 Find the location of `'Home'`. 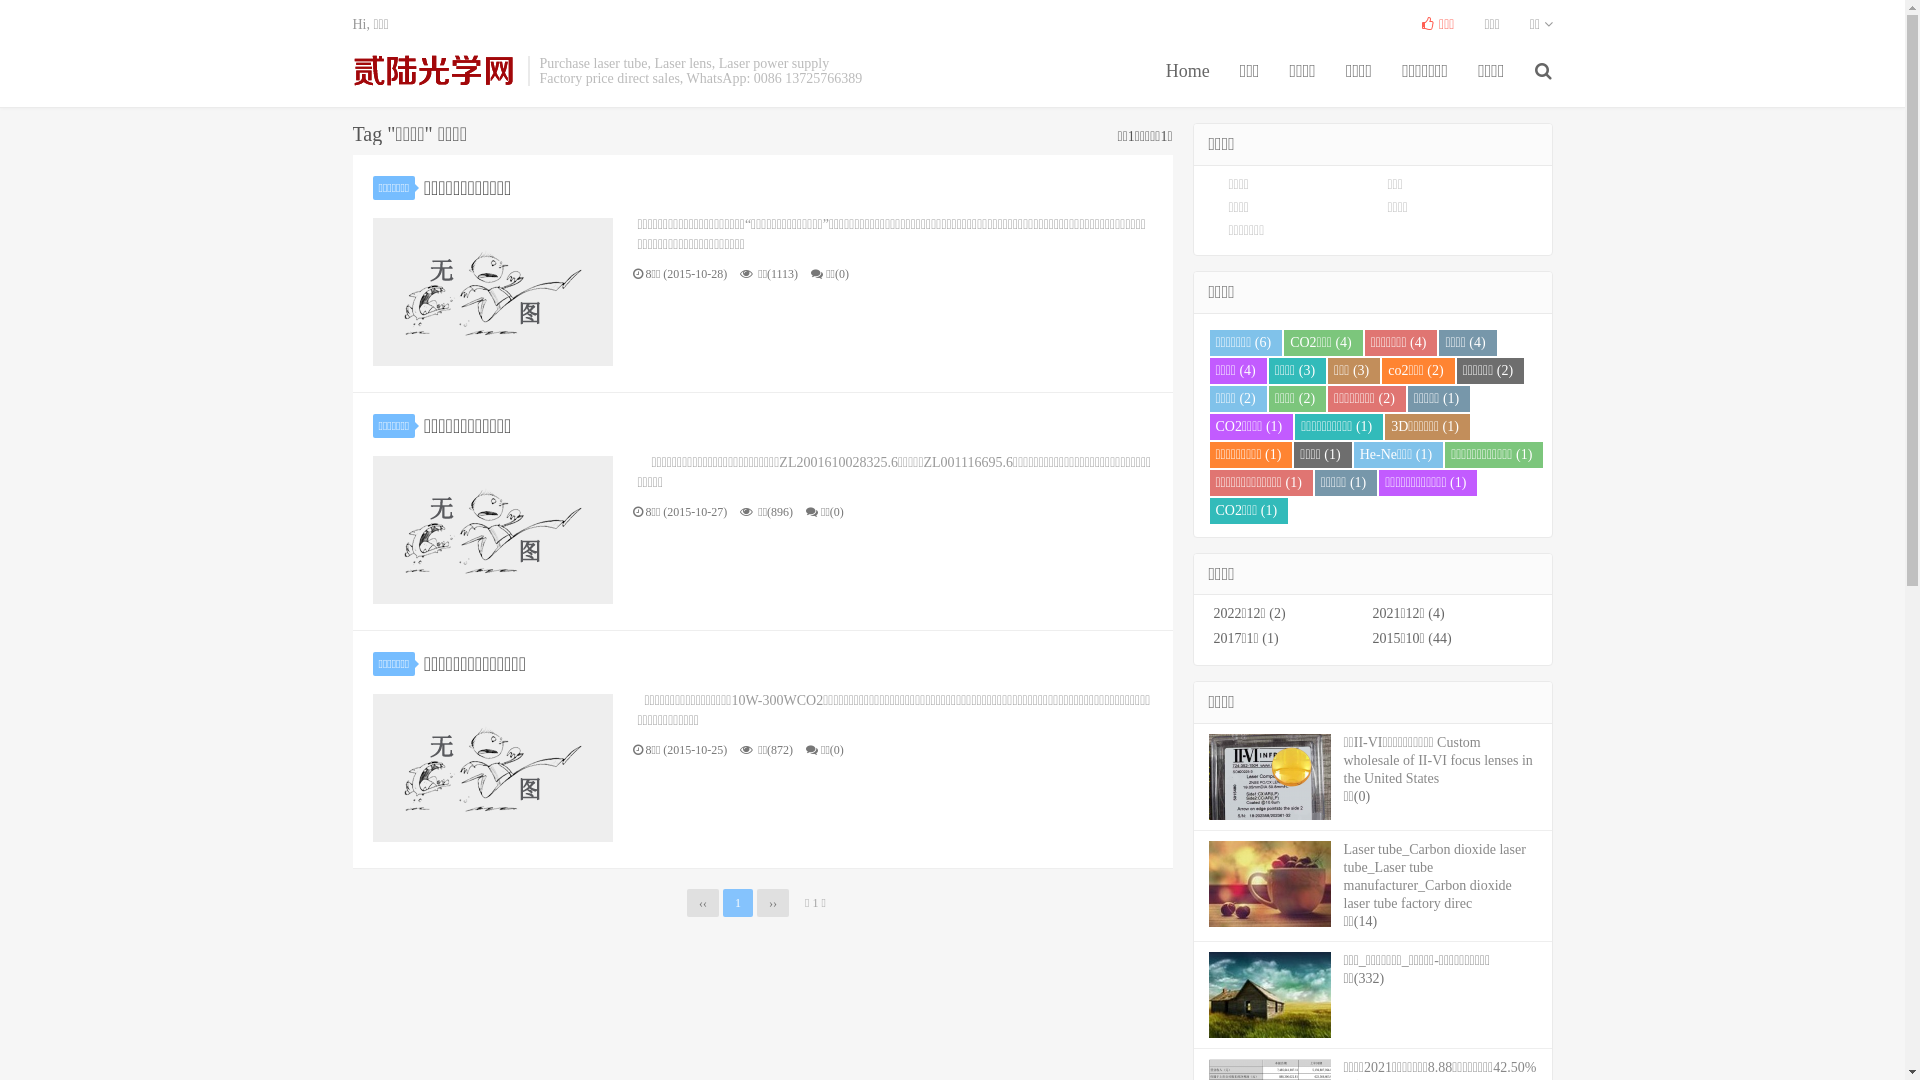

'Home' is located at coordinates (1188, 69).